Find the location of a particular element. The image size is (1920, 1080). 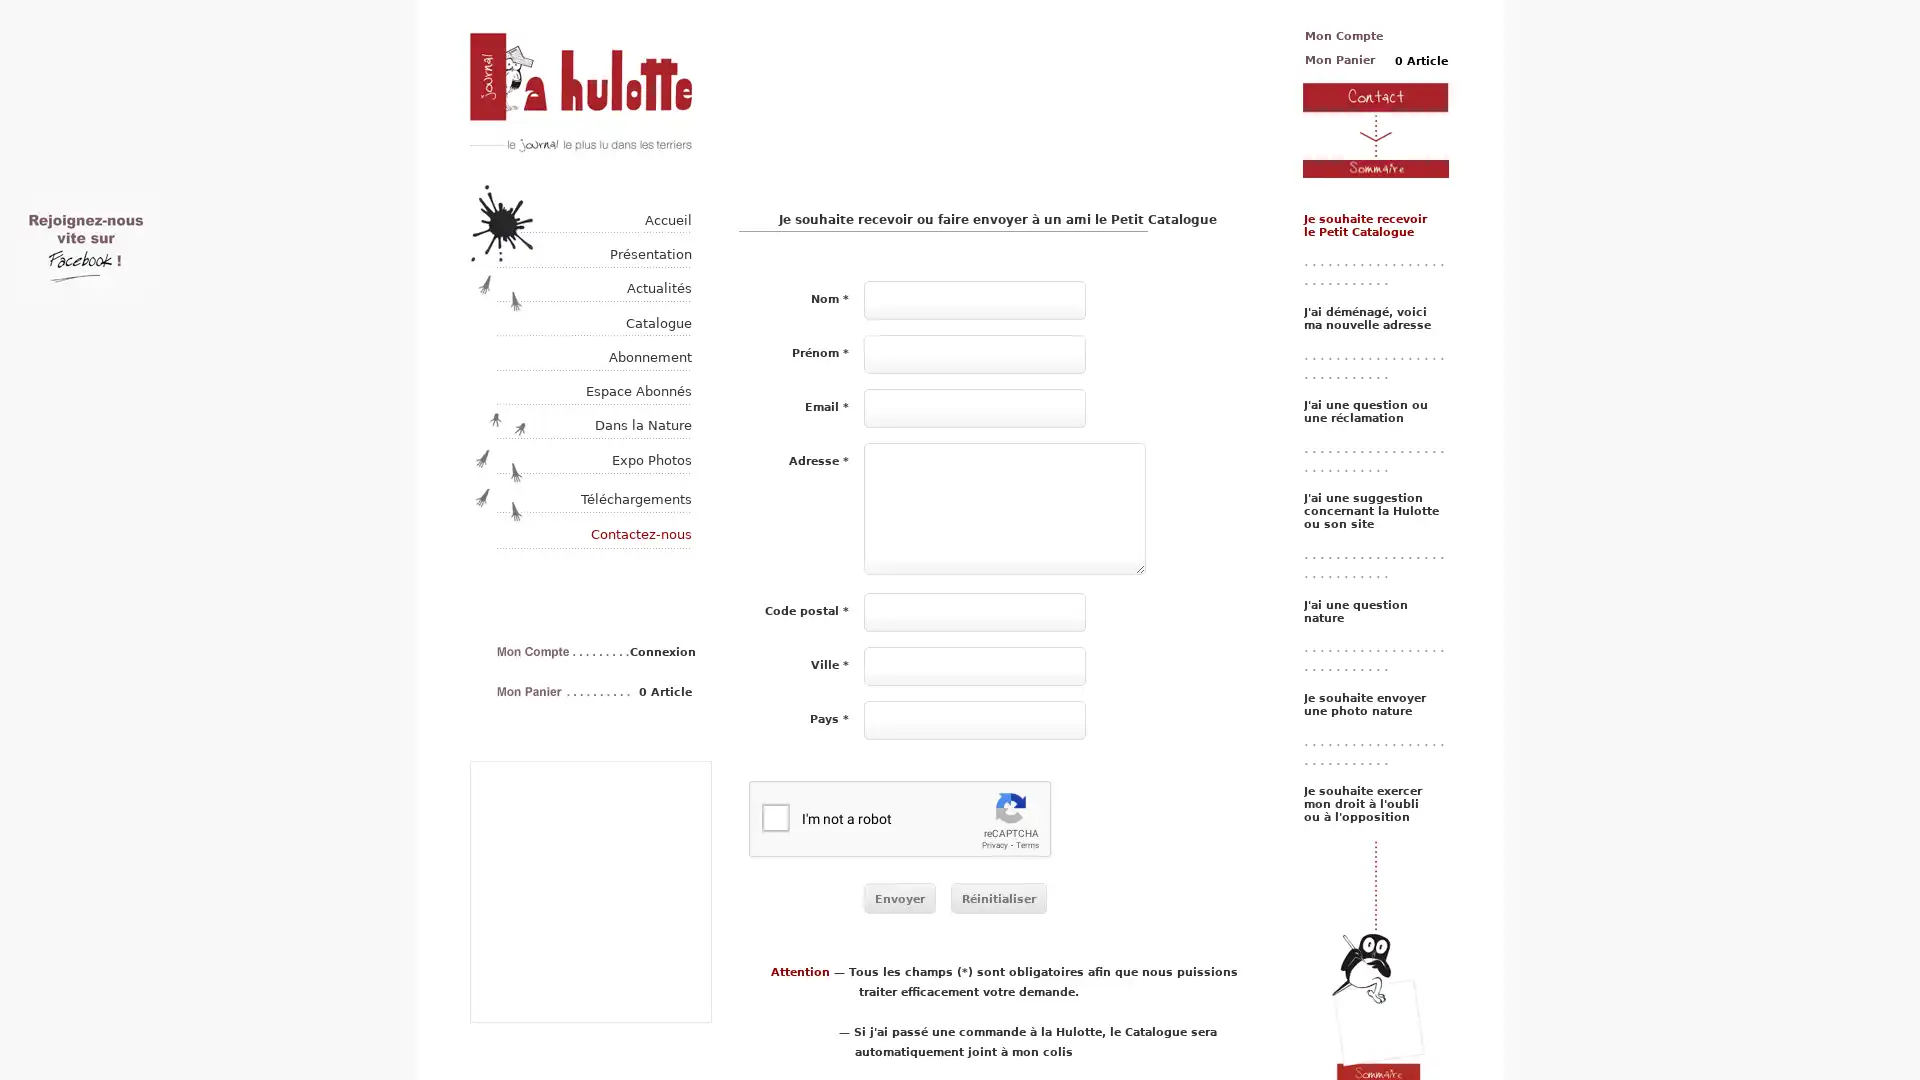

Reinitialiser is located at coordinates (998, 896).